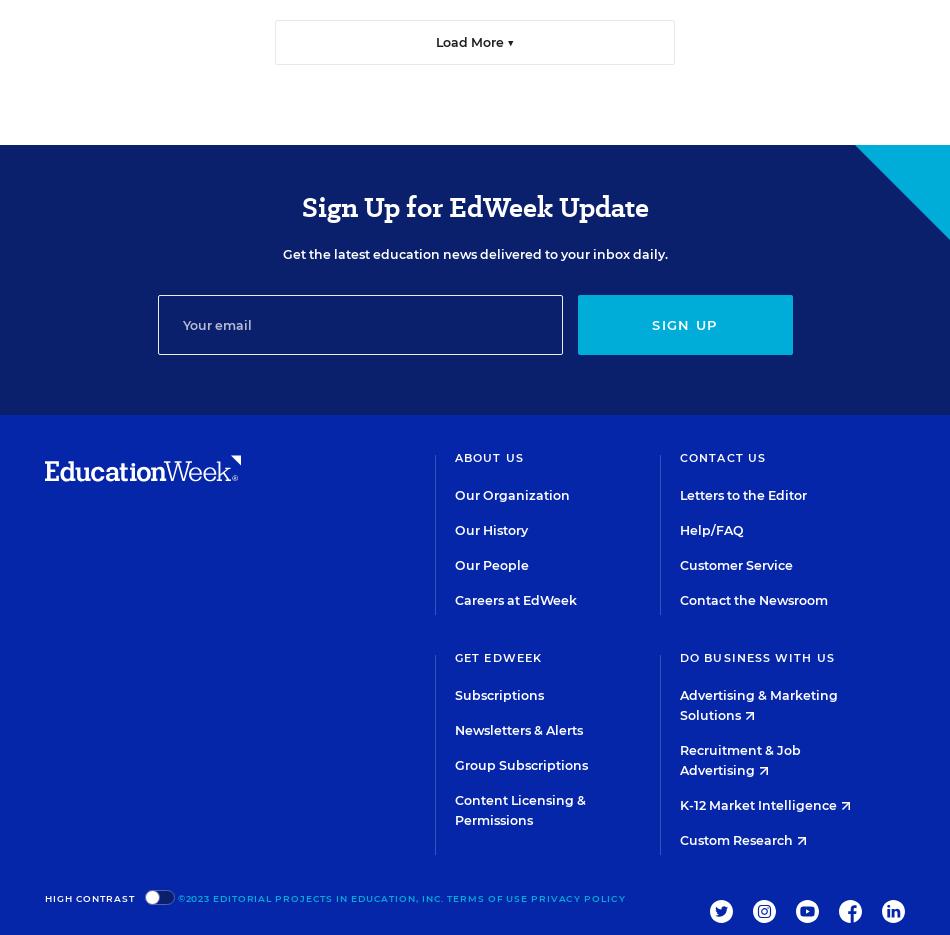 This screenshot has height=935, width=950. Describe the element at coordinates (722, 456) in the screenshot. I see `'Contact Us'` at that location.